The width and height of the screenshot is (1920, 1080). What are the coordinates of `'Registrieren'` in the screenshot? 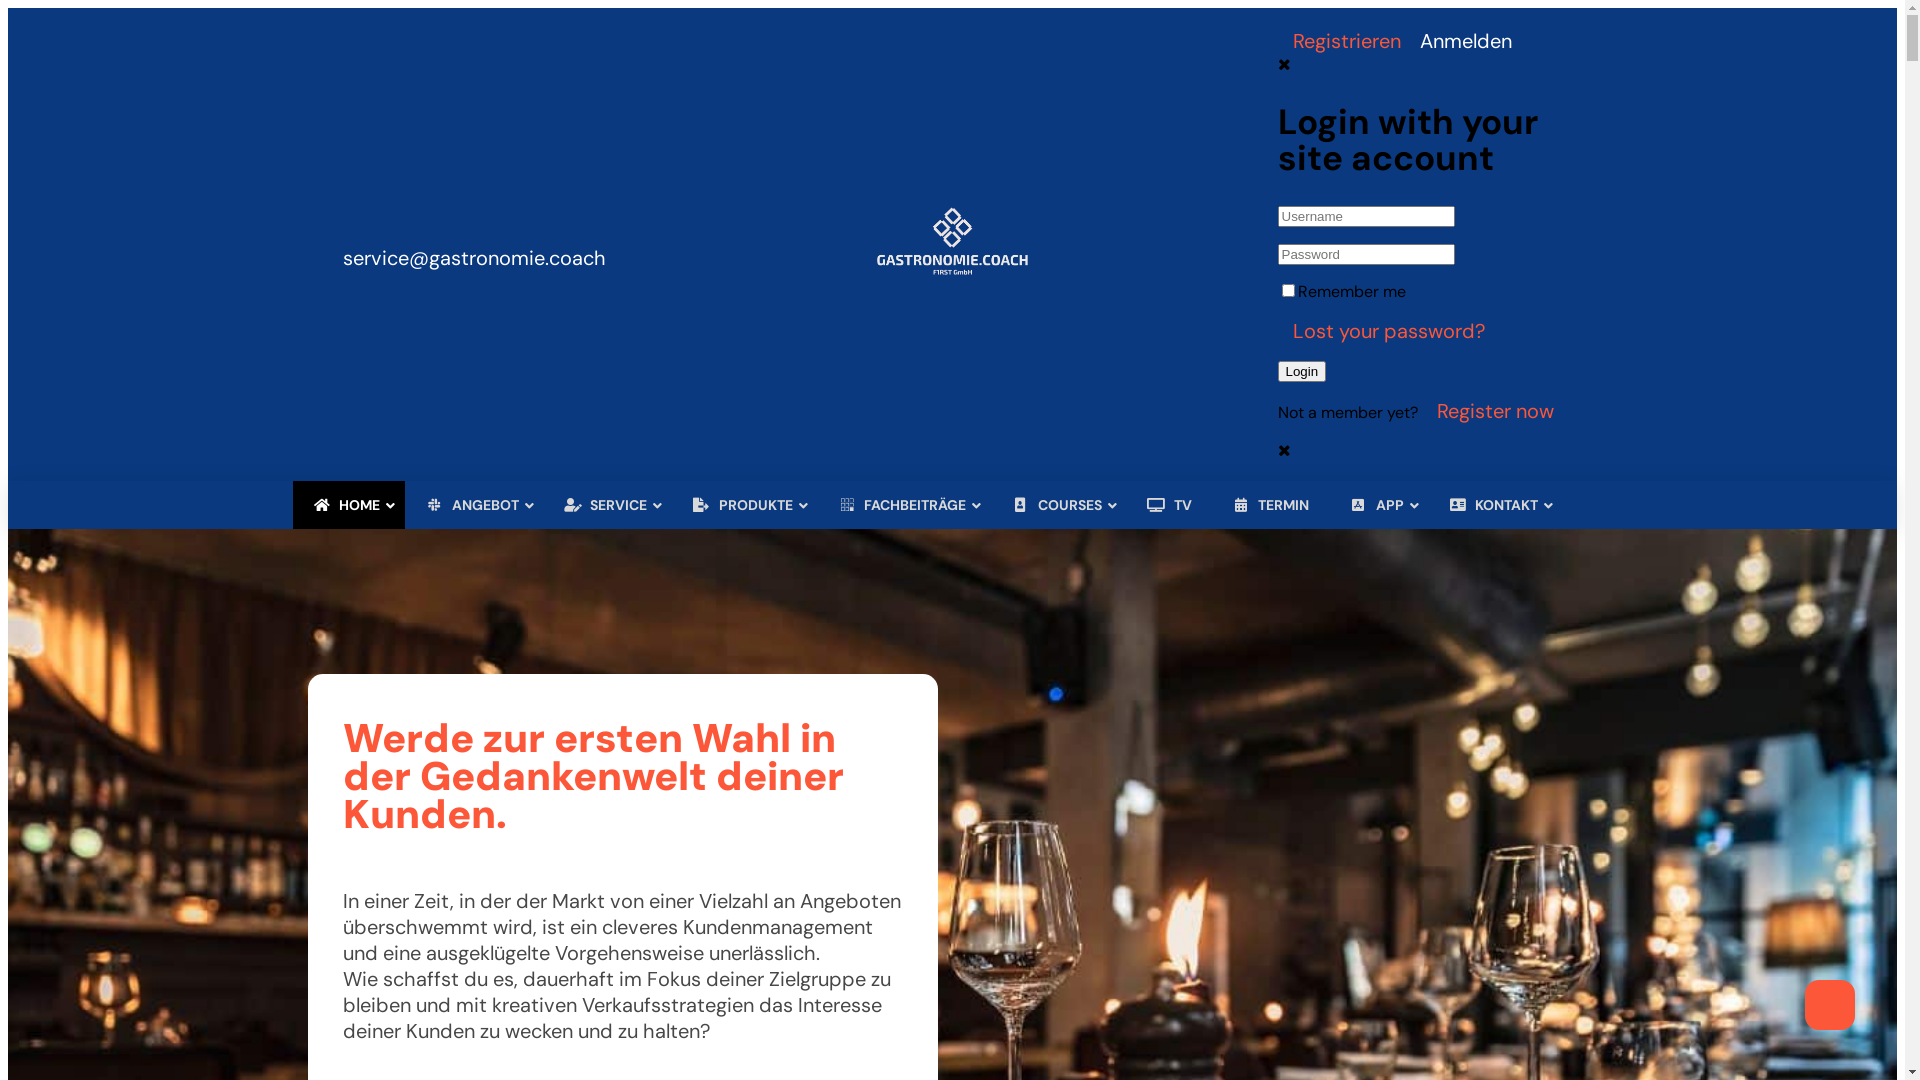 It's located at (1340, 41).